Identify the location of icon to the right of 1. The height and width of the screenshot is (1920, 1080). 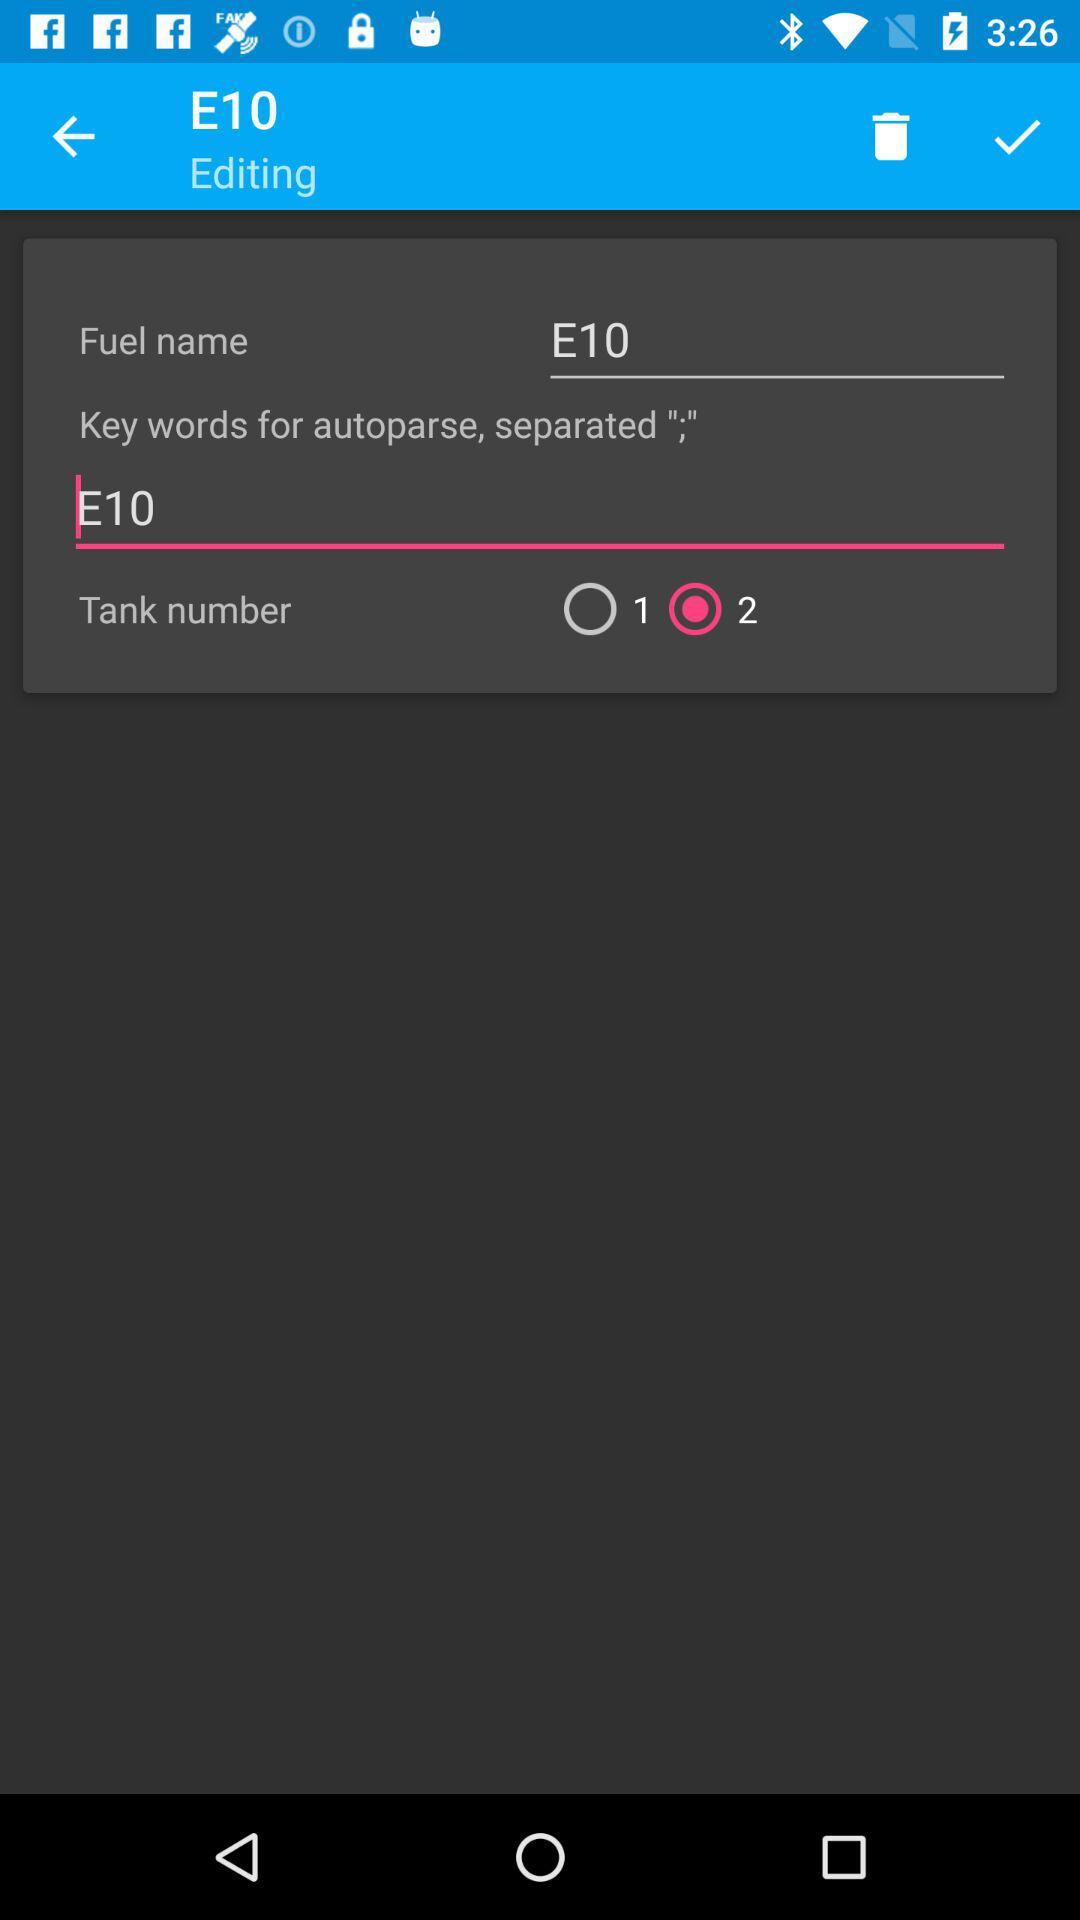
(704, 608).